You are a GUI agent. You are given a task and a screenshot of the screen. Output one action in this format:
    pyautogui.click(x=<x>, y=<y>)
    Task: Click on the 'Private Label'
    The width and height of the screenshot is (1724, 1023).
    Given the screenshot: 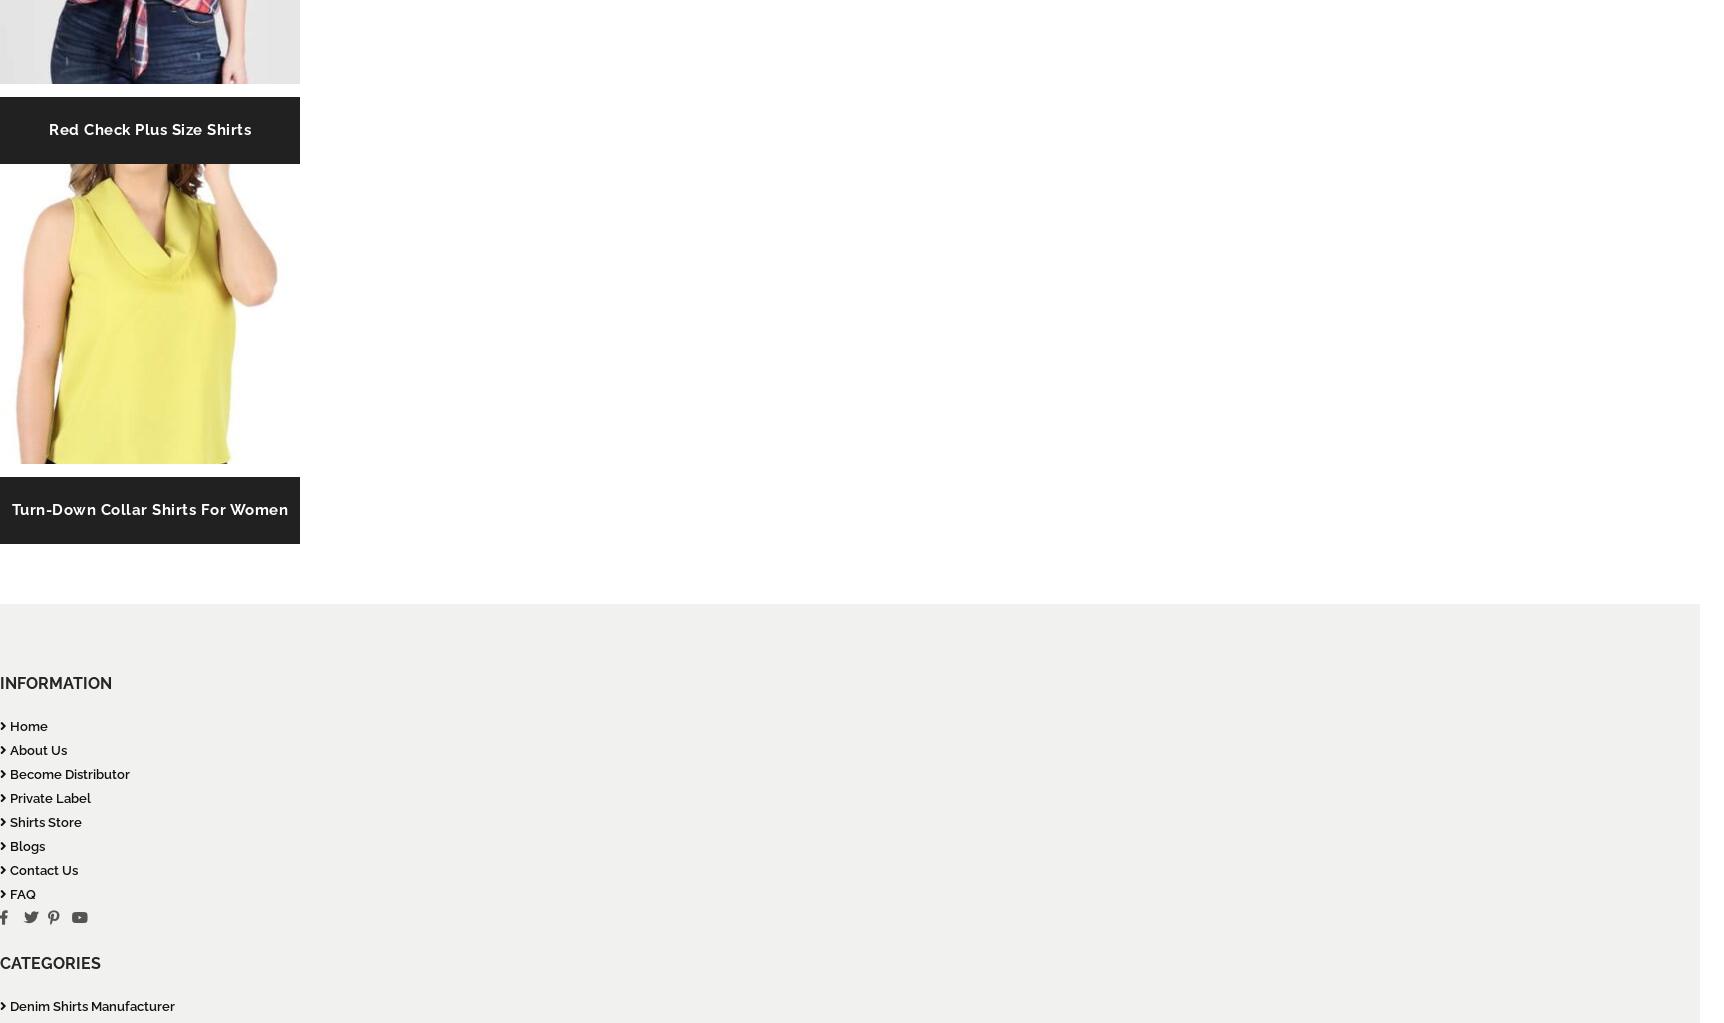 What is the action you would take?
    pyautogui.click(x=48, y=798)
    